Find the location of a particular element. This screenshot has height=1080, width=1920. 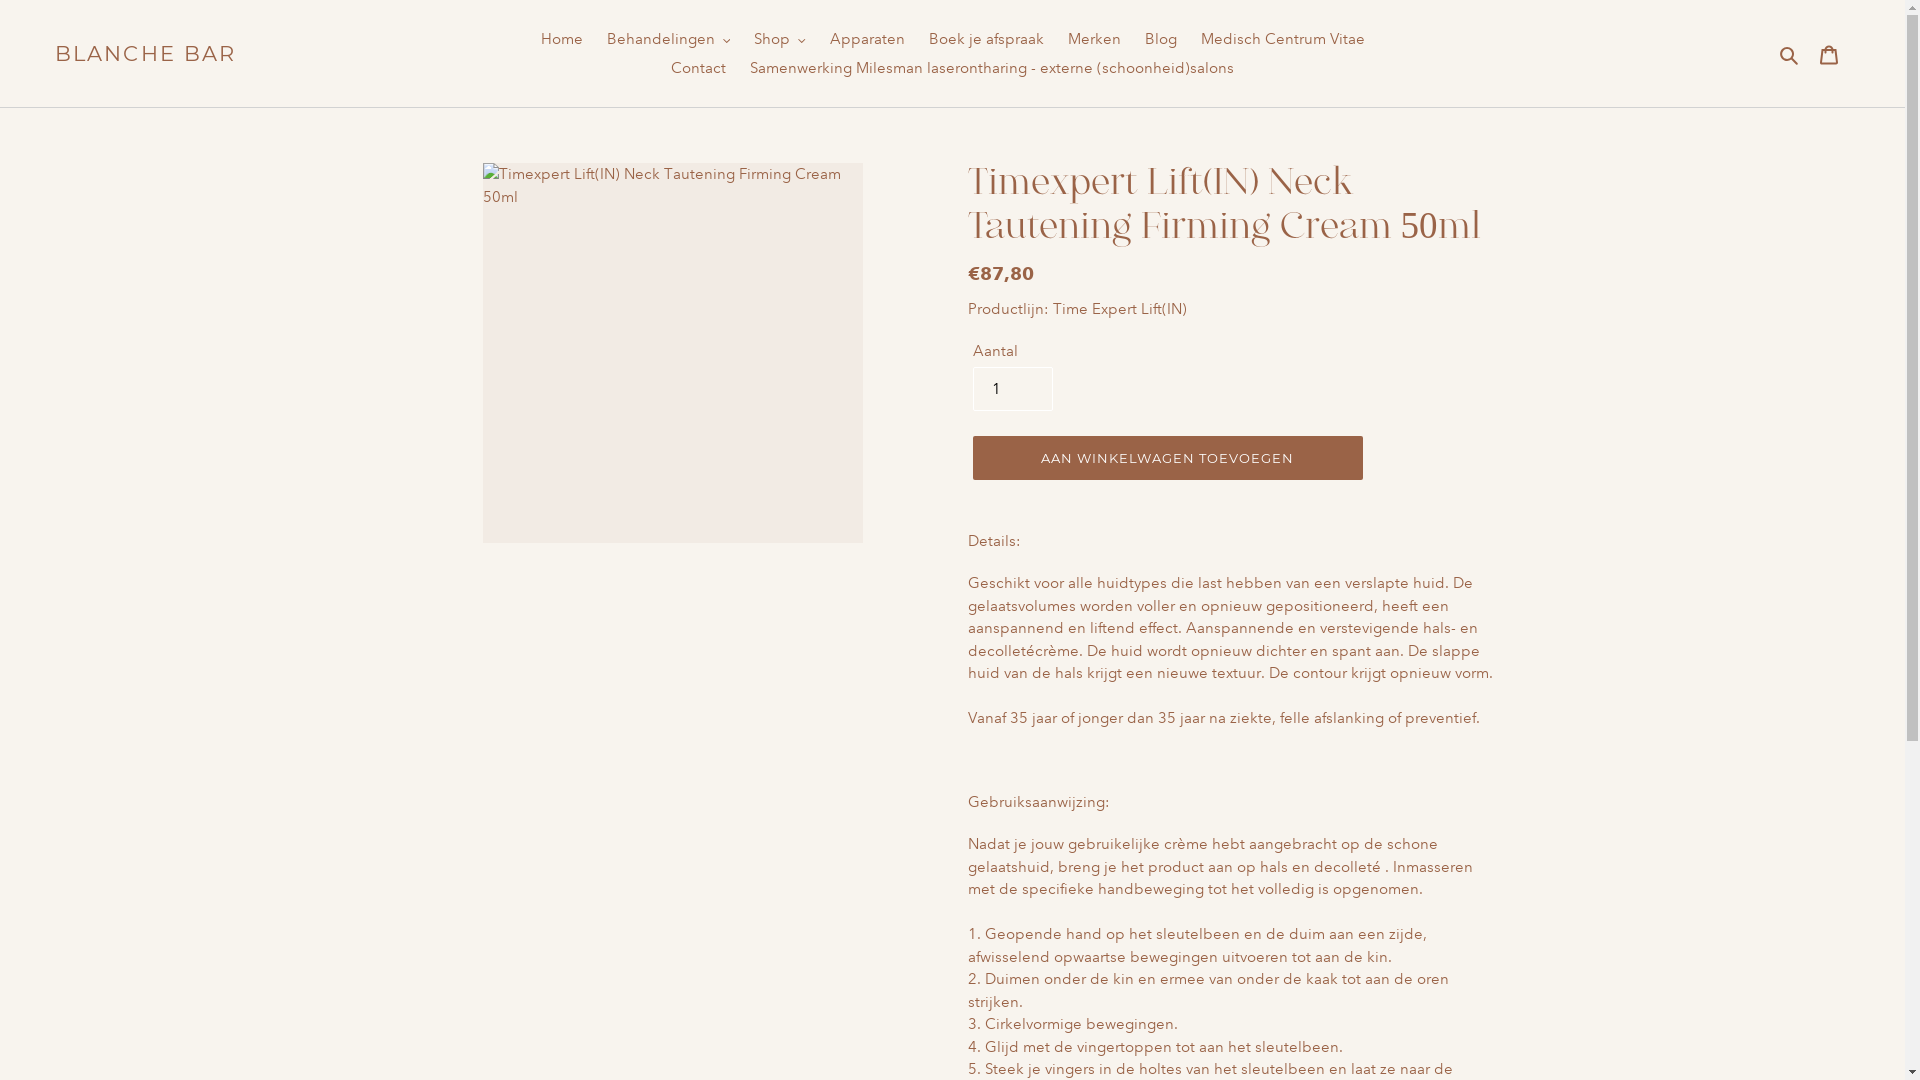

'Merken' is located at coordinates (1093, 39).